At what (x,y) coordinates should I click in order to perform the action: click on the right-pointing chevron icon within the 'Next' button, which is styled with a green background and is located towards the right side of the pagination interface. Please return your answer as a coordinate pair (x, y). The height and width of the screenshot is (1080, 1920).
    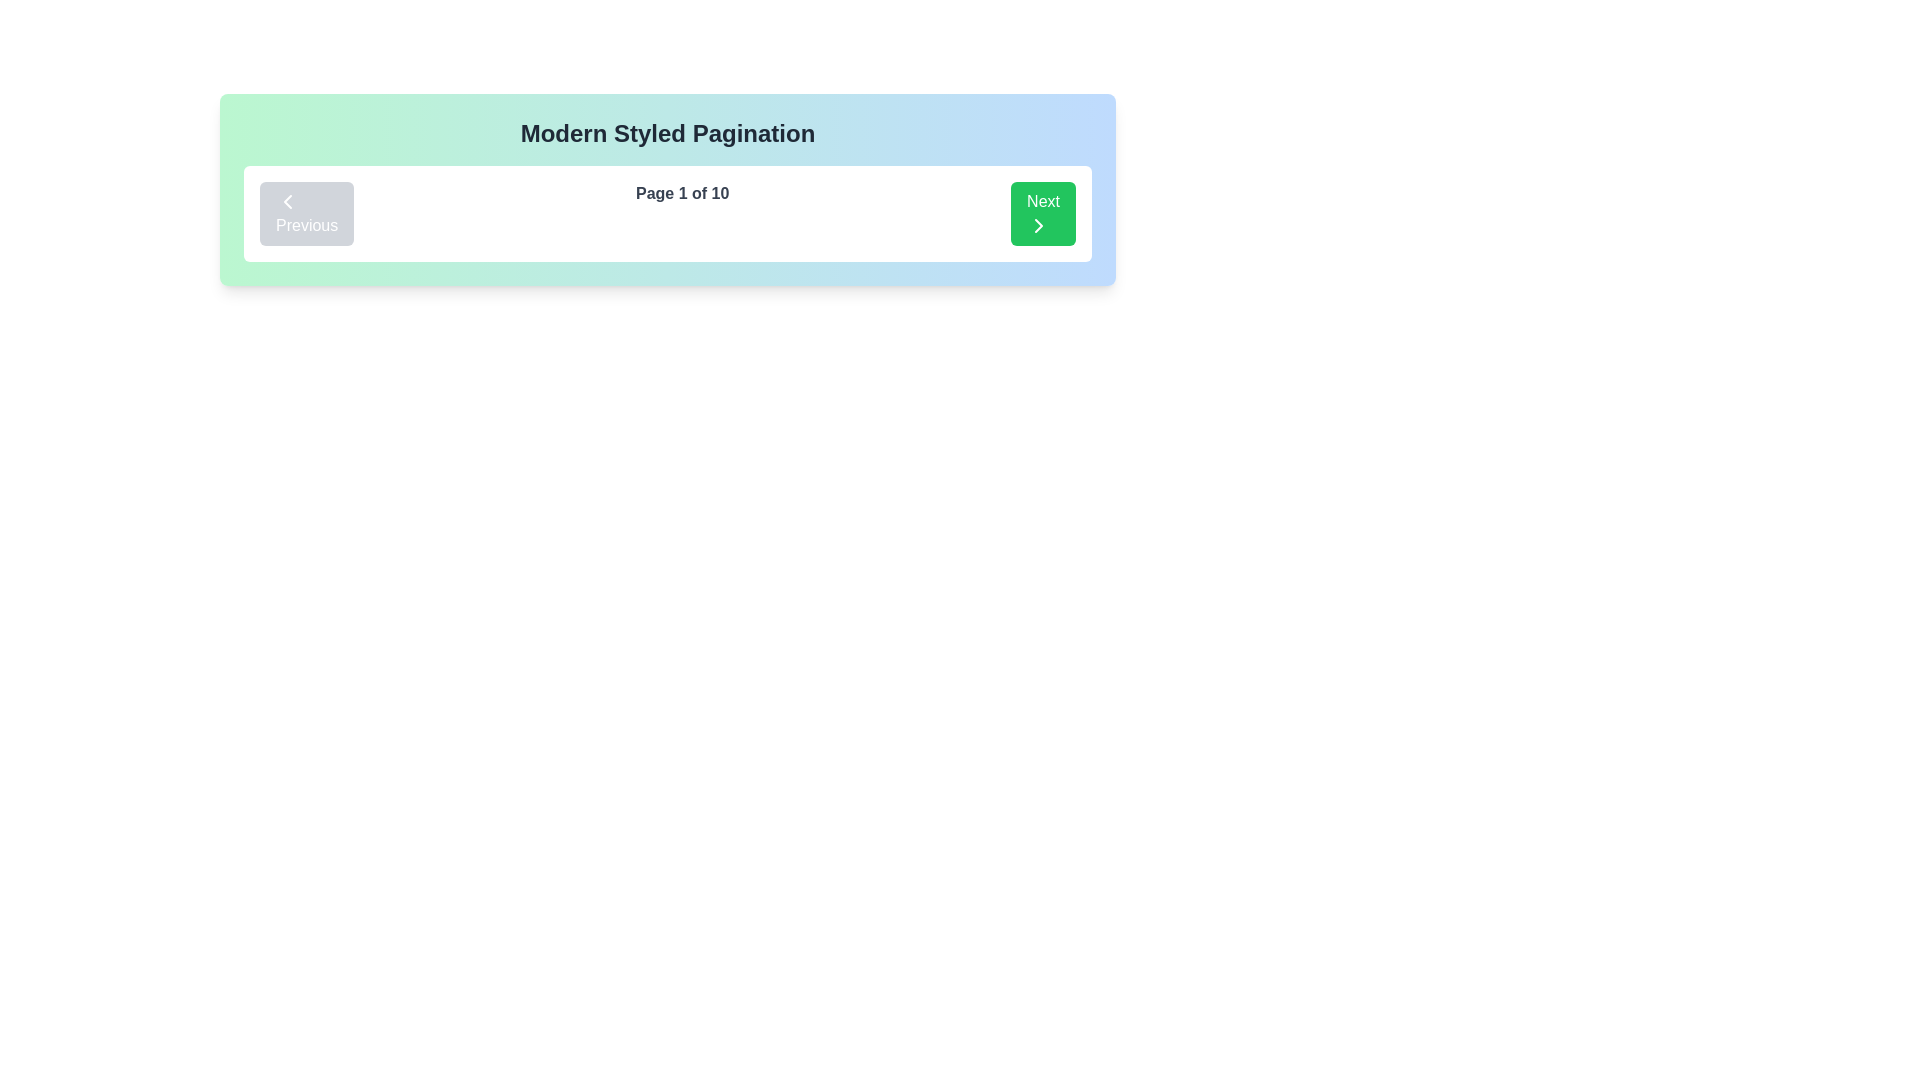
    Looking at the image, I should click on (1039, 225).